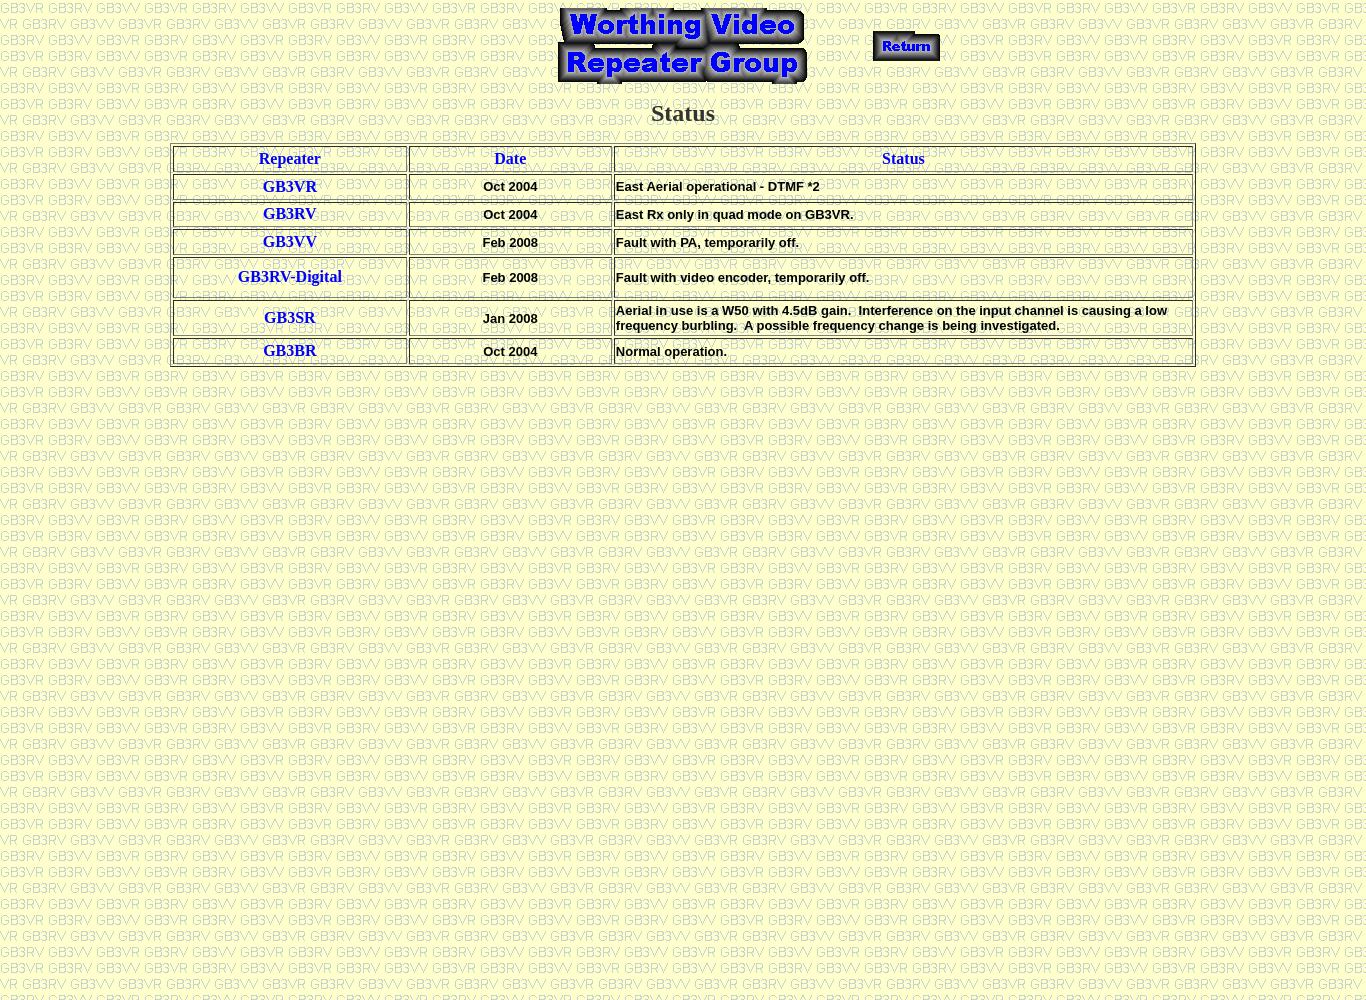  Describe the element at coordinates (717, 186) in the screenshot. I see `'East Aerial
operational - DTMF *2'` at that location.